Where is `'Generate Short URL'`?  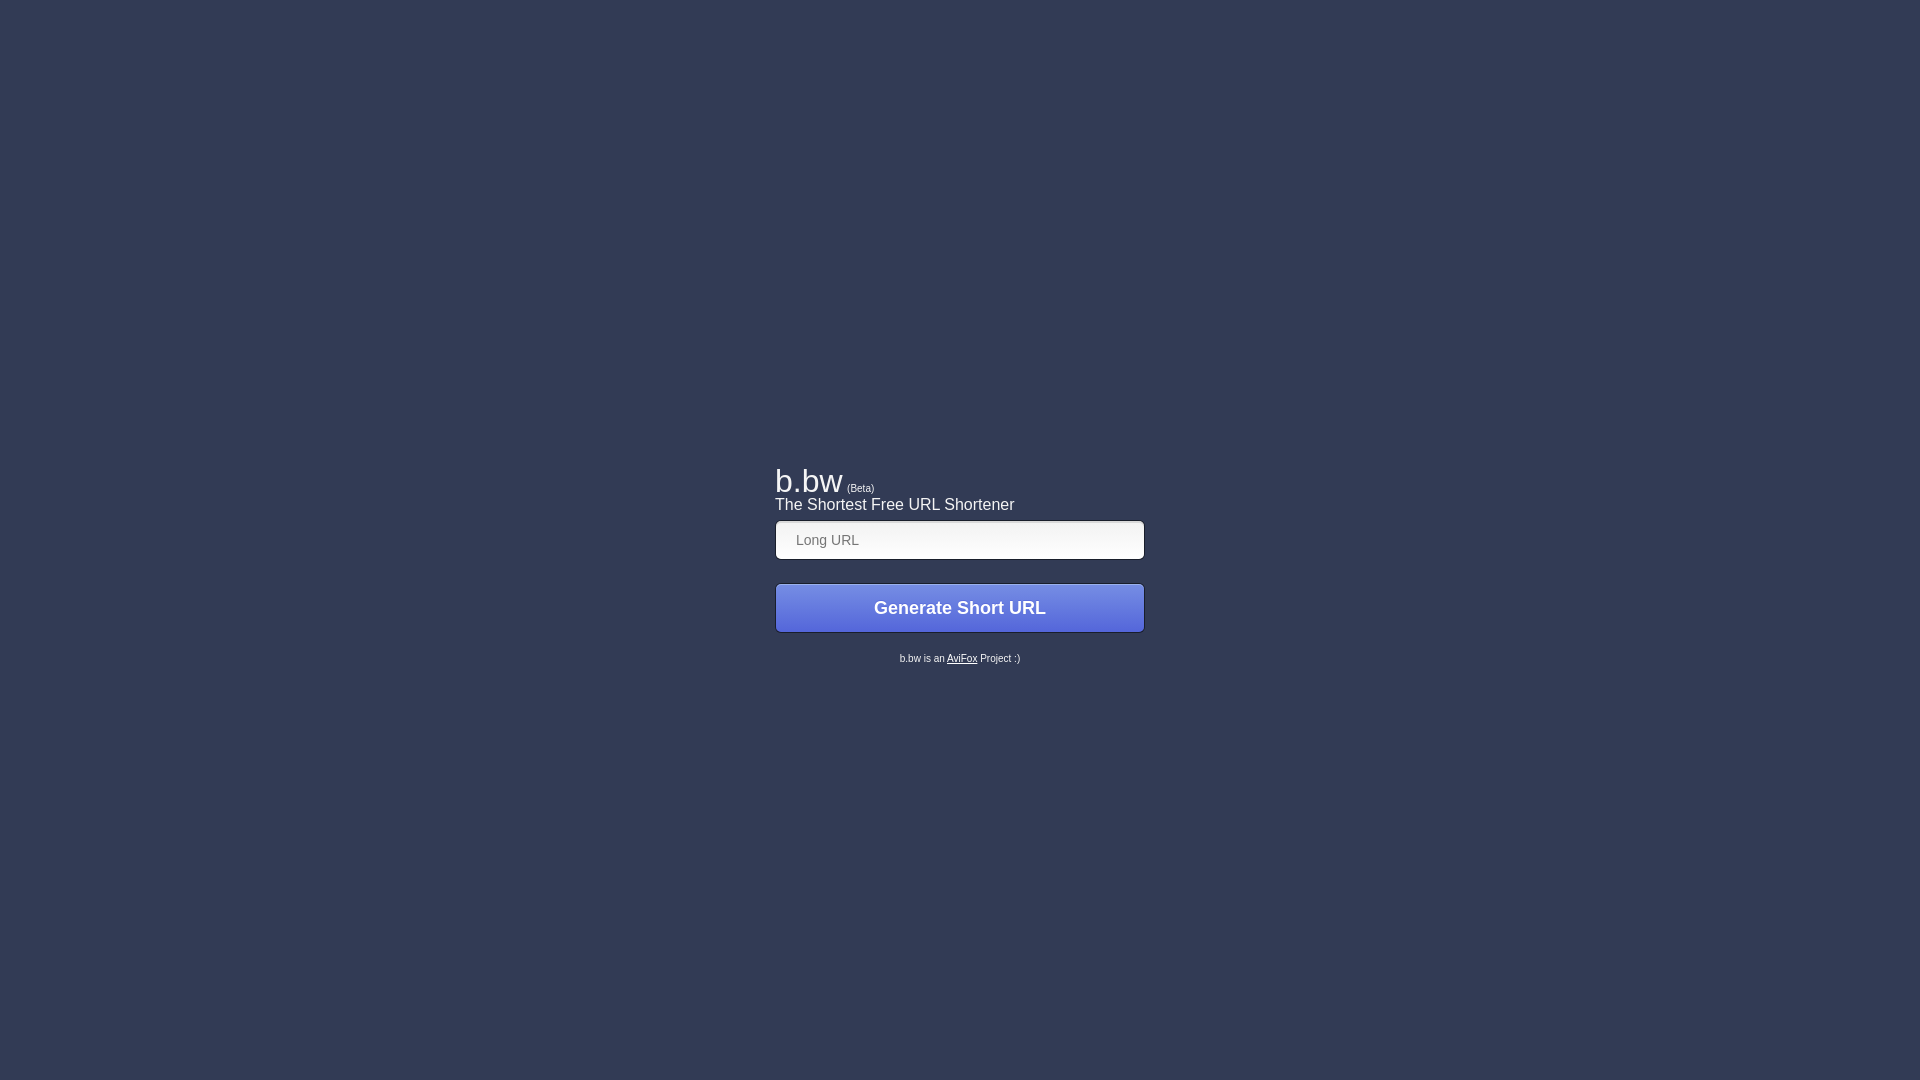 'Generate Short URL' is located at coordinates (960, 607).